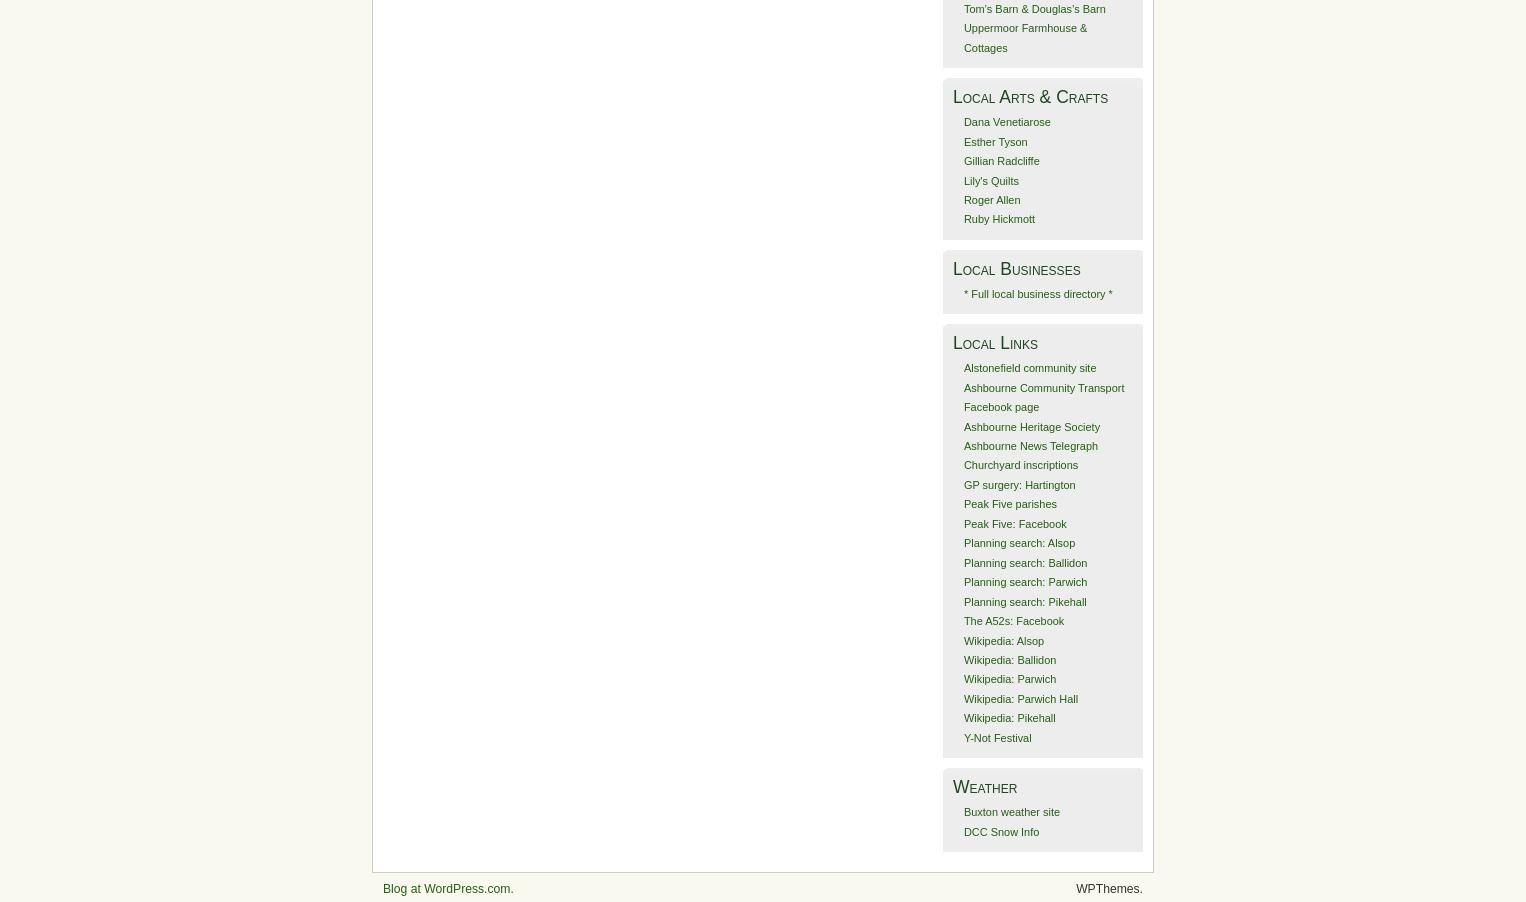  What do you see at coordinates (1008, 503) in the screenshot?
I see `'Peak Five parishes'` at bounding box center [1008, 503].